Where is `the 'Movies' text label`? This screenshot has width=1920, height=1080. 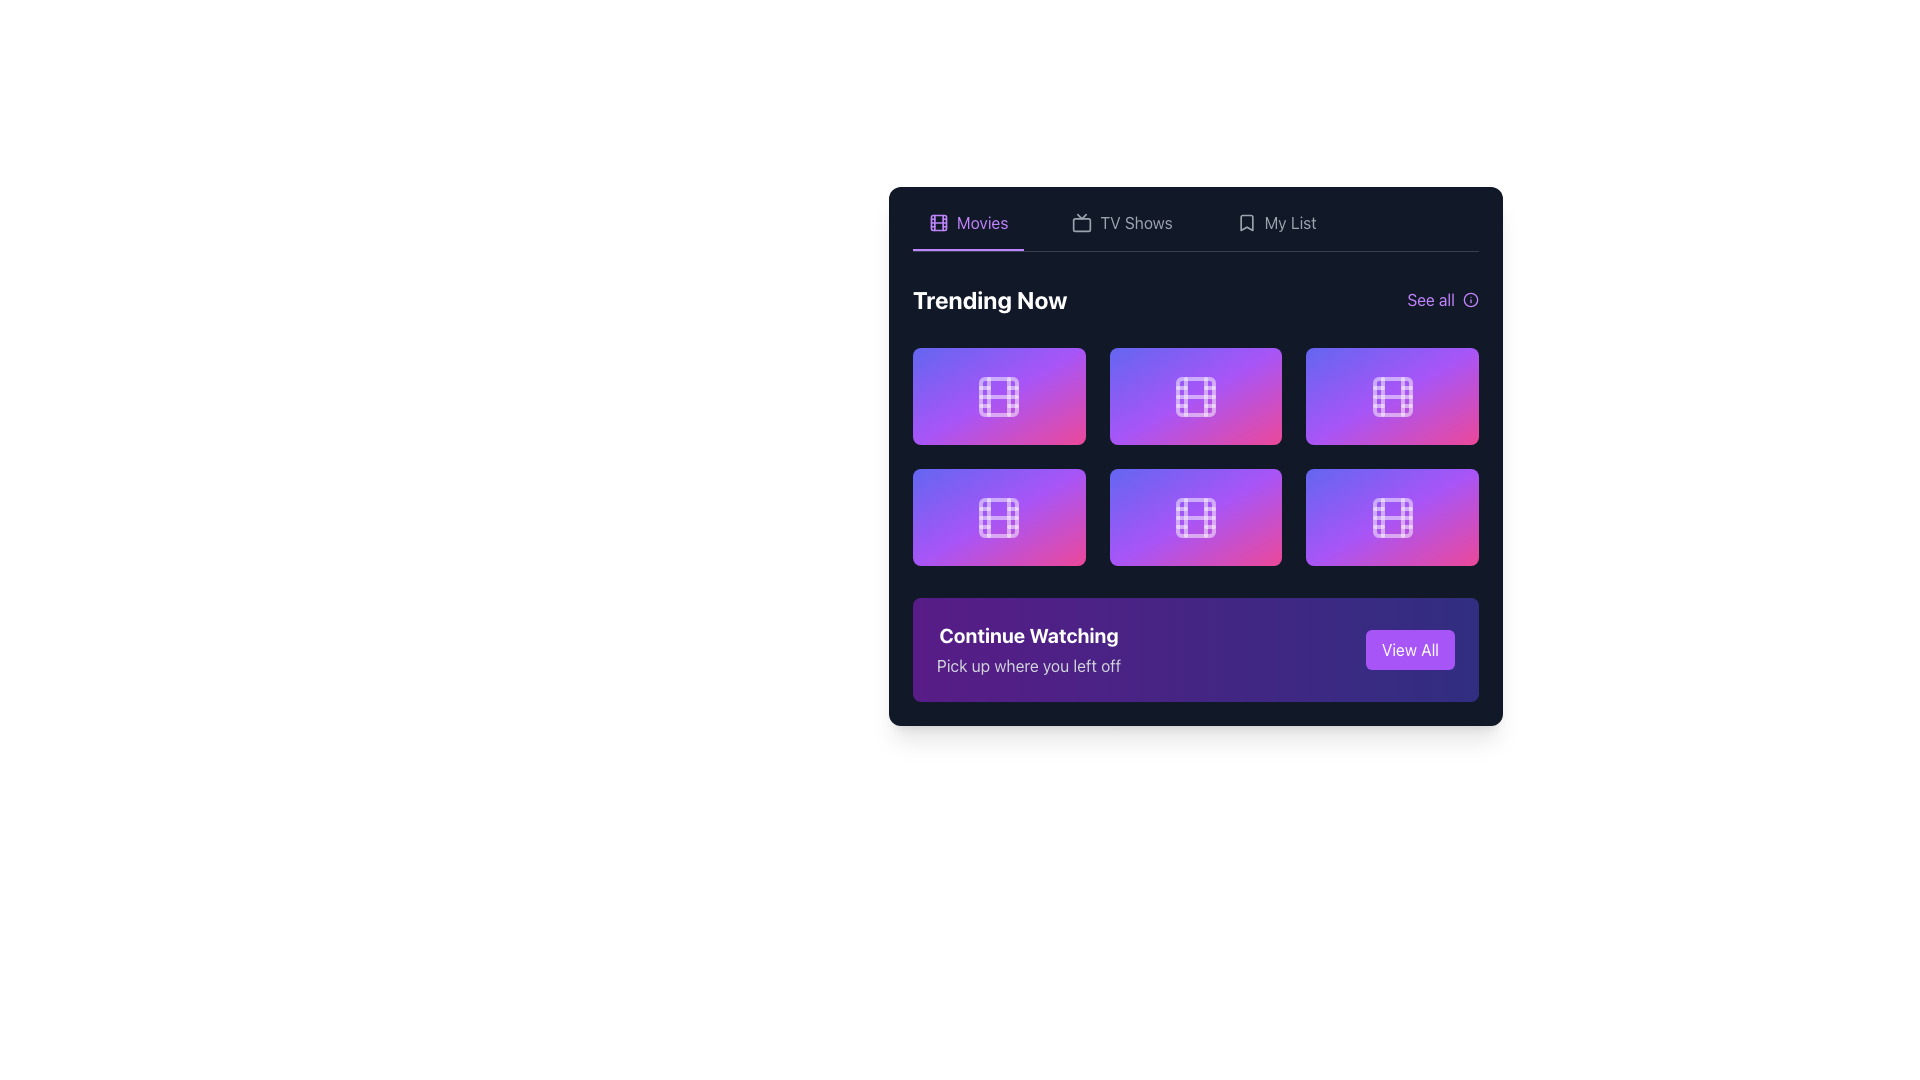 the 'Movies' text label is located at coordinates (982, 223).